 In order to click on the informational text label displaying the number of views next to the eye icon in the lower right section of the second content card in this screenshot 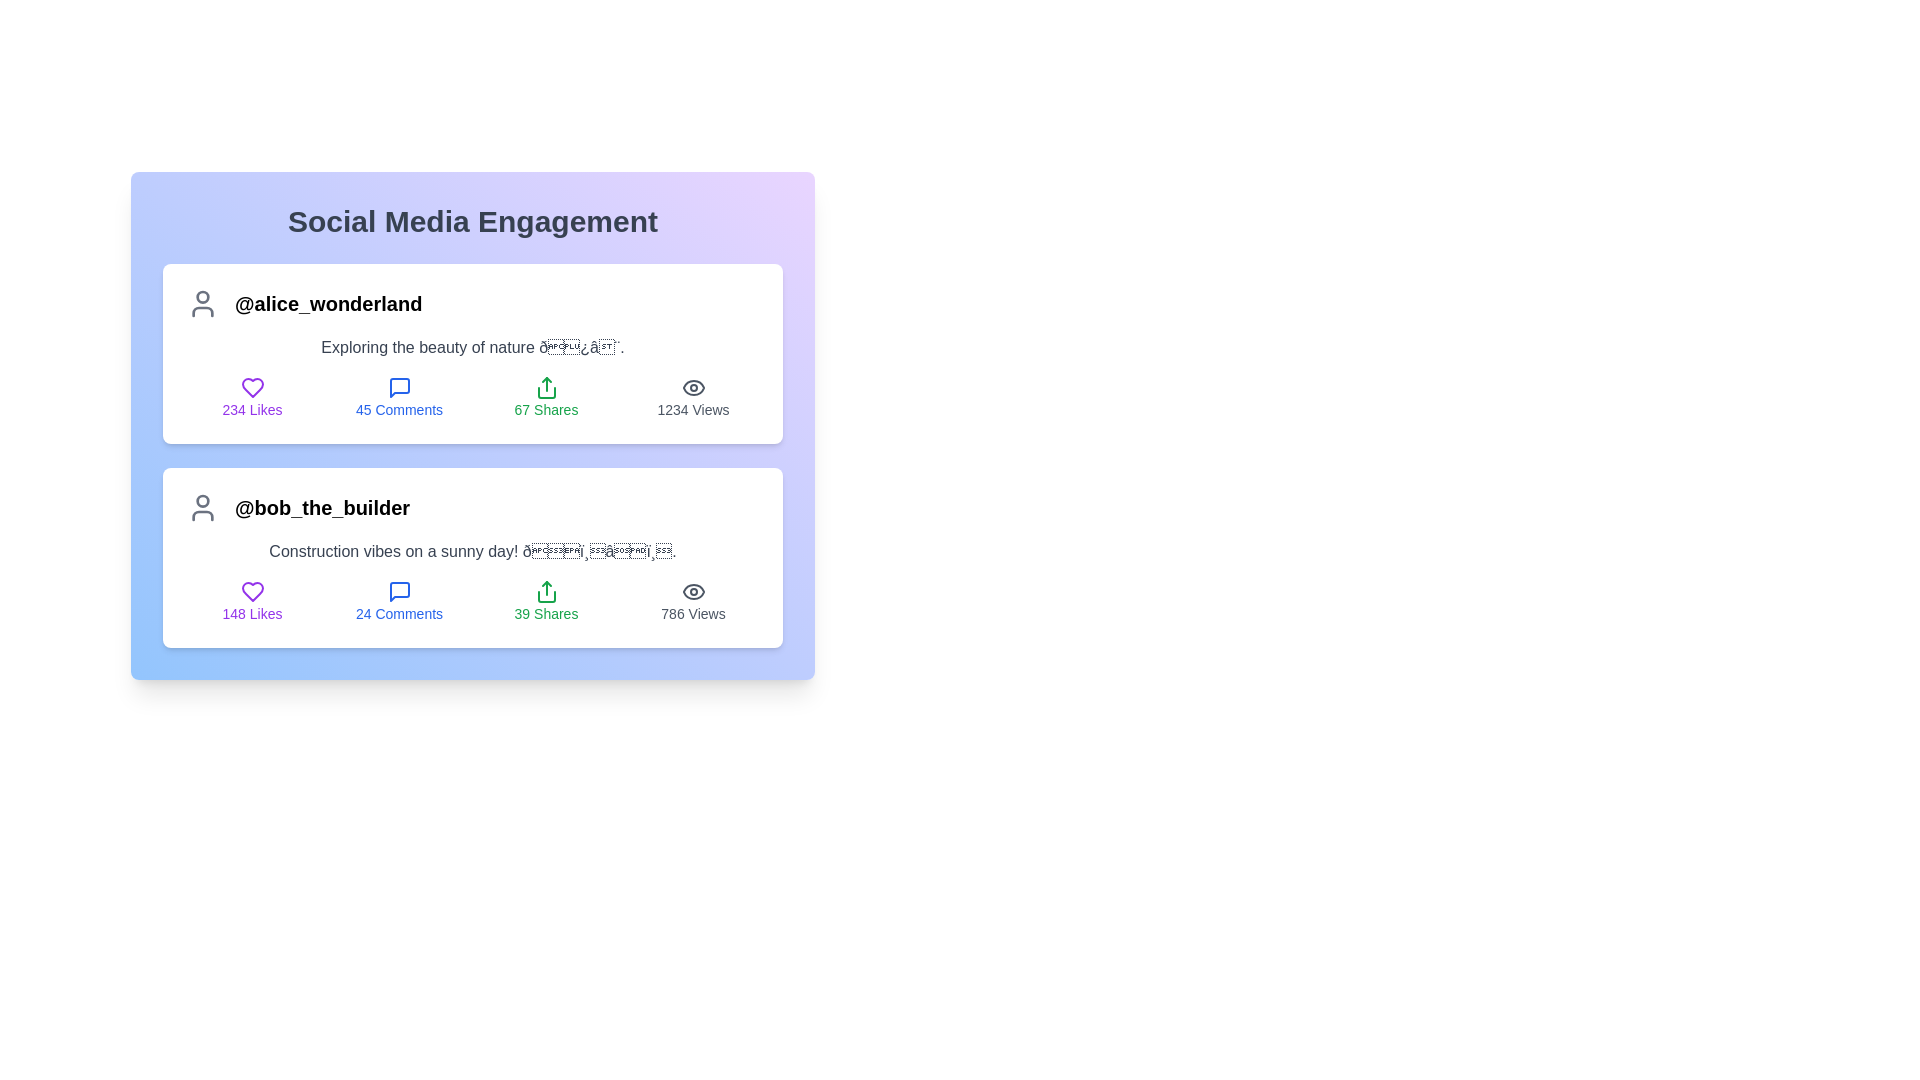, I will do `click(693, 612)`.